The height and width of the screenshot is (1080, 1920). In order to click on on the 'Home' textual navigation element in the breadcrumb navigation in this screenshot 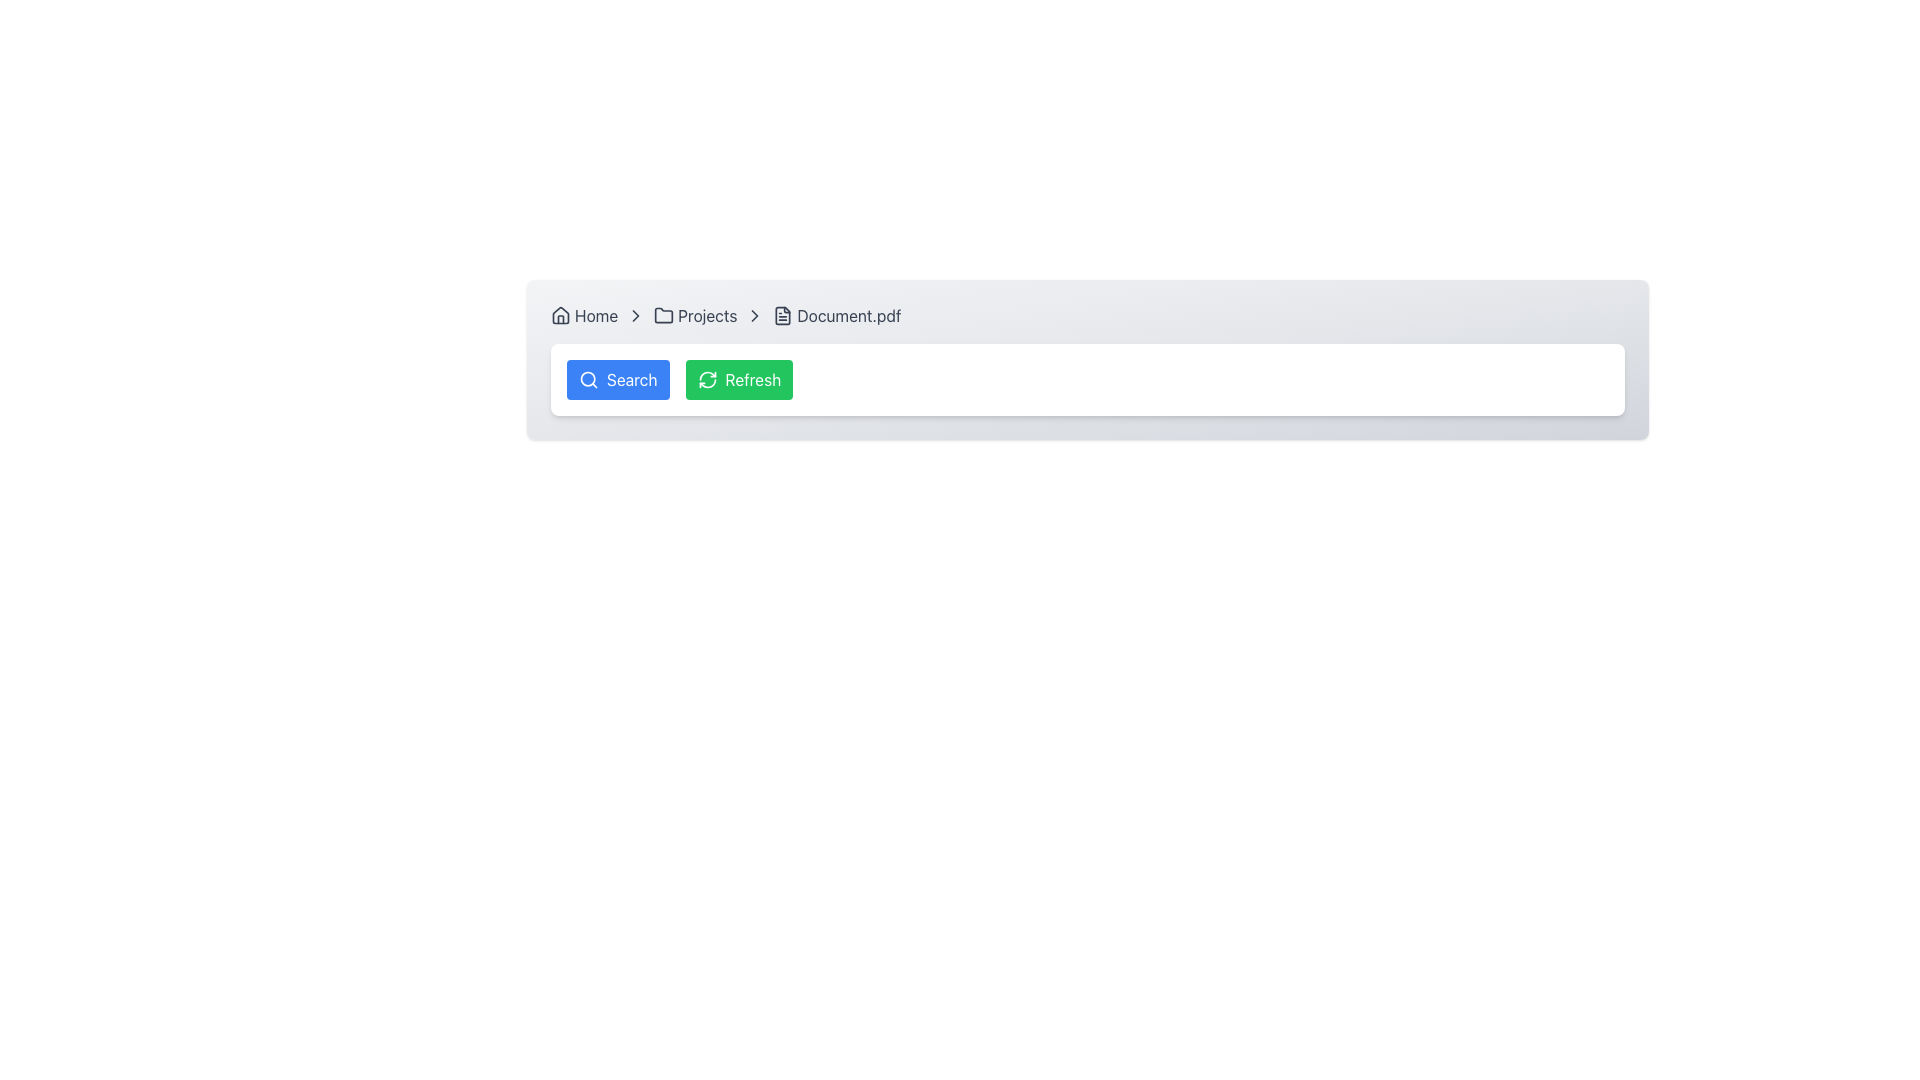, I will do `click(595, 315)`.